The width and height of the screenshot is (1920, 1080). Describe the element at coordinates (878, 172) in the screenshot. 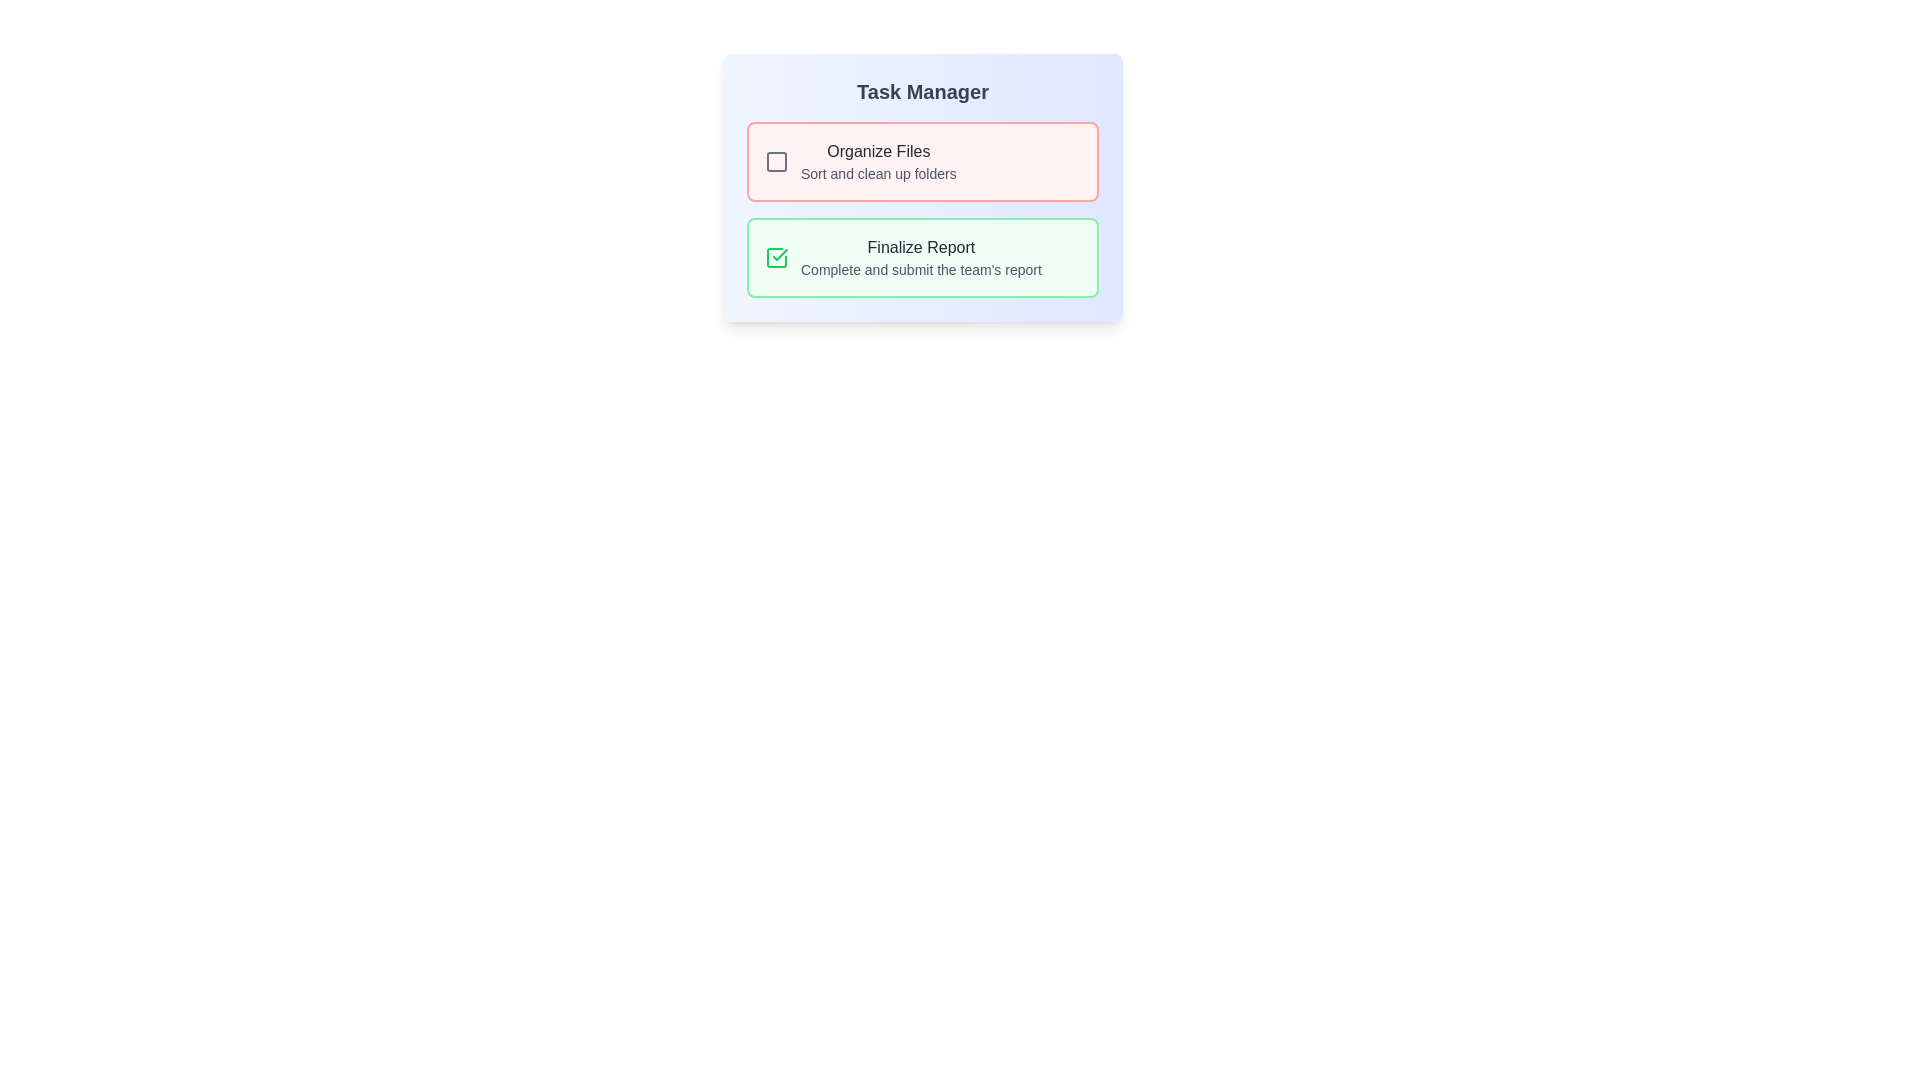

I see `the text label displaying 'Sort and clean up folders', which is located beneath the 'Organize Files' label in the task manager interface` at that location.